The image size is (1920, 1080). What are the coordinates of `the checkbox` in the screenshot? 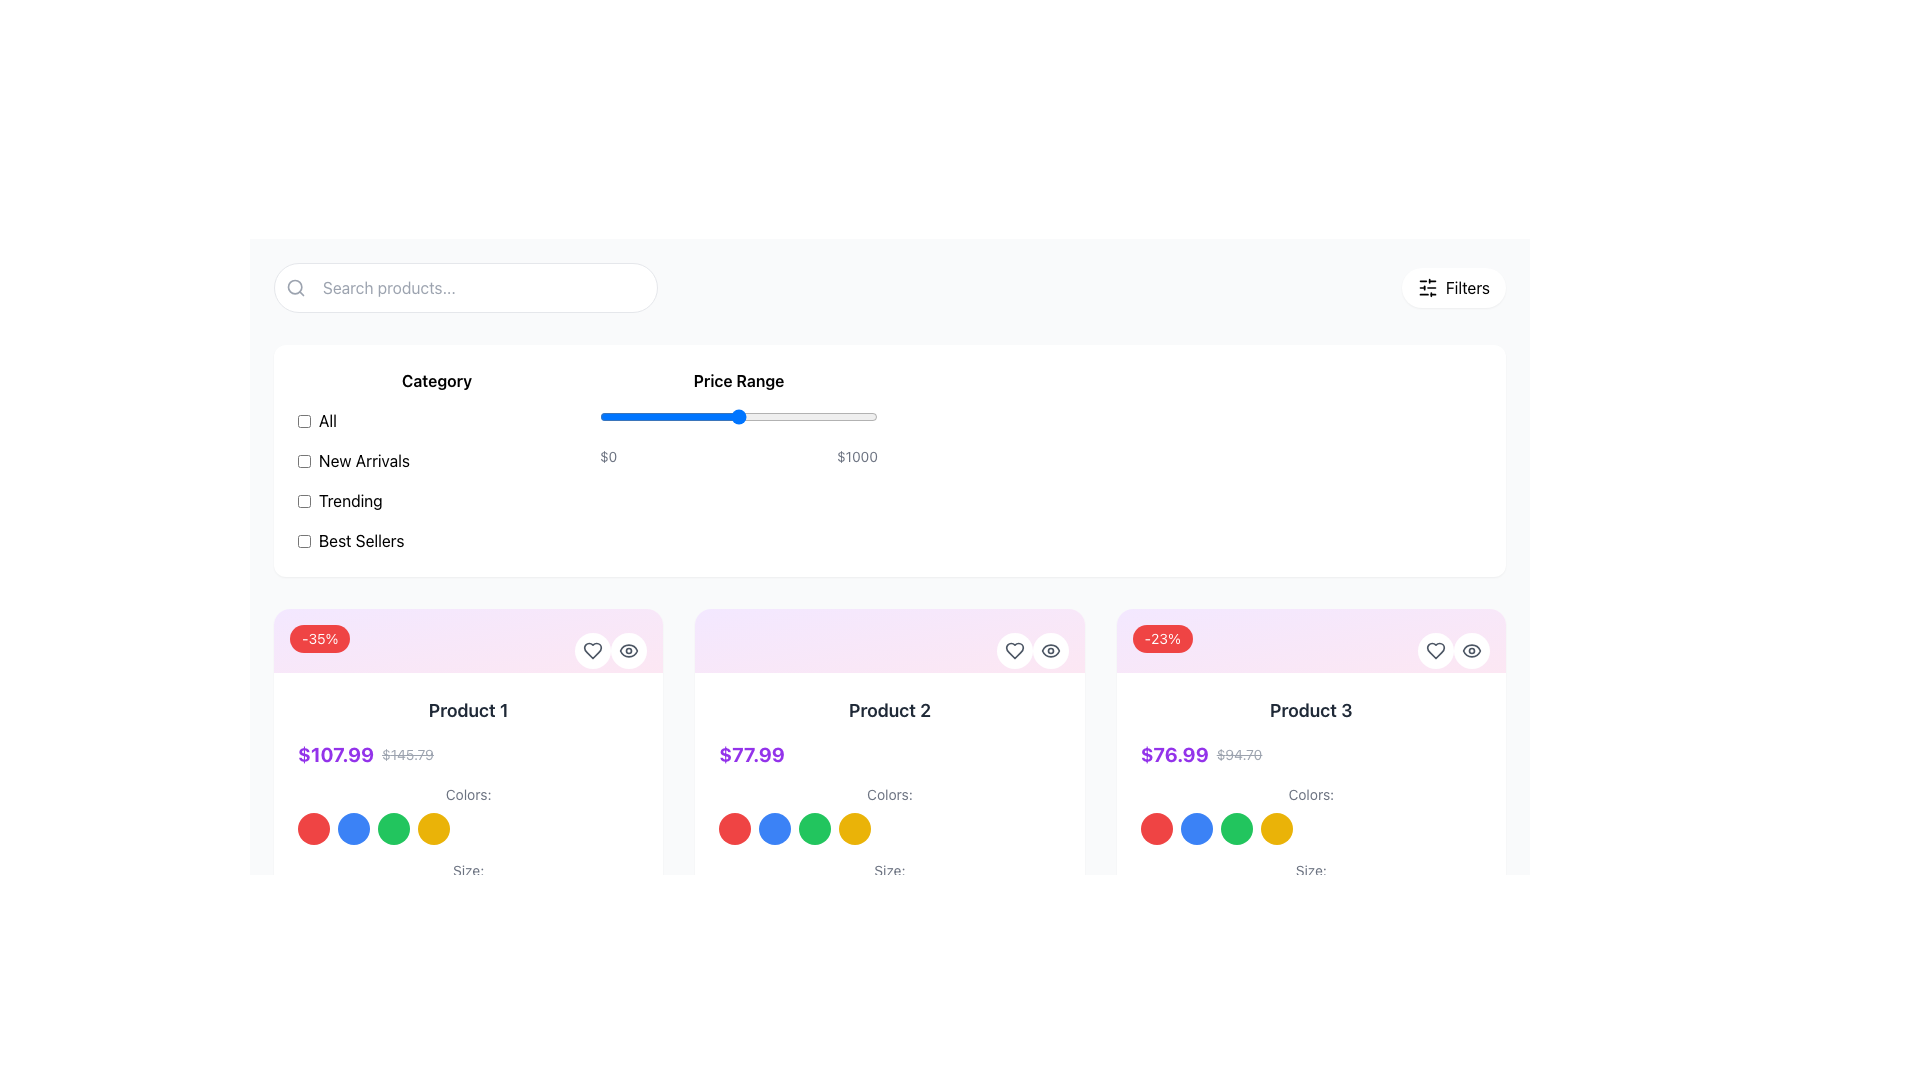 It's located at (327, 419).